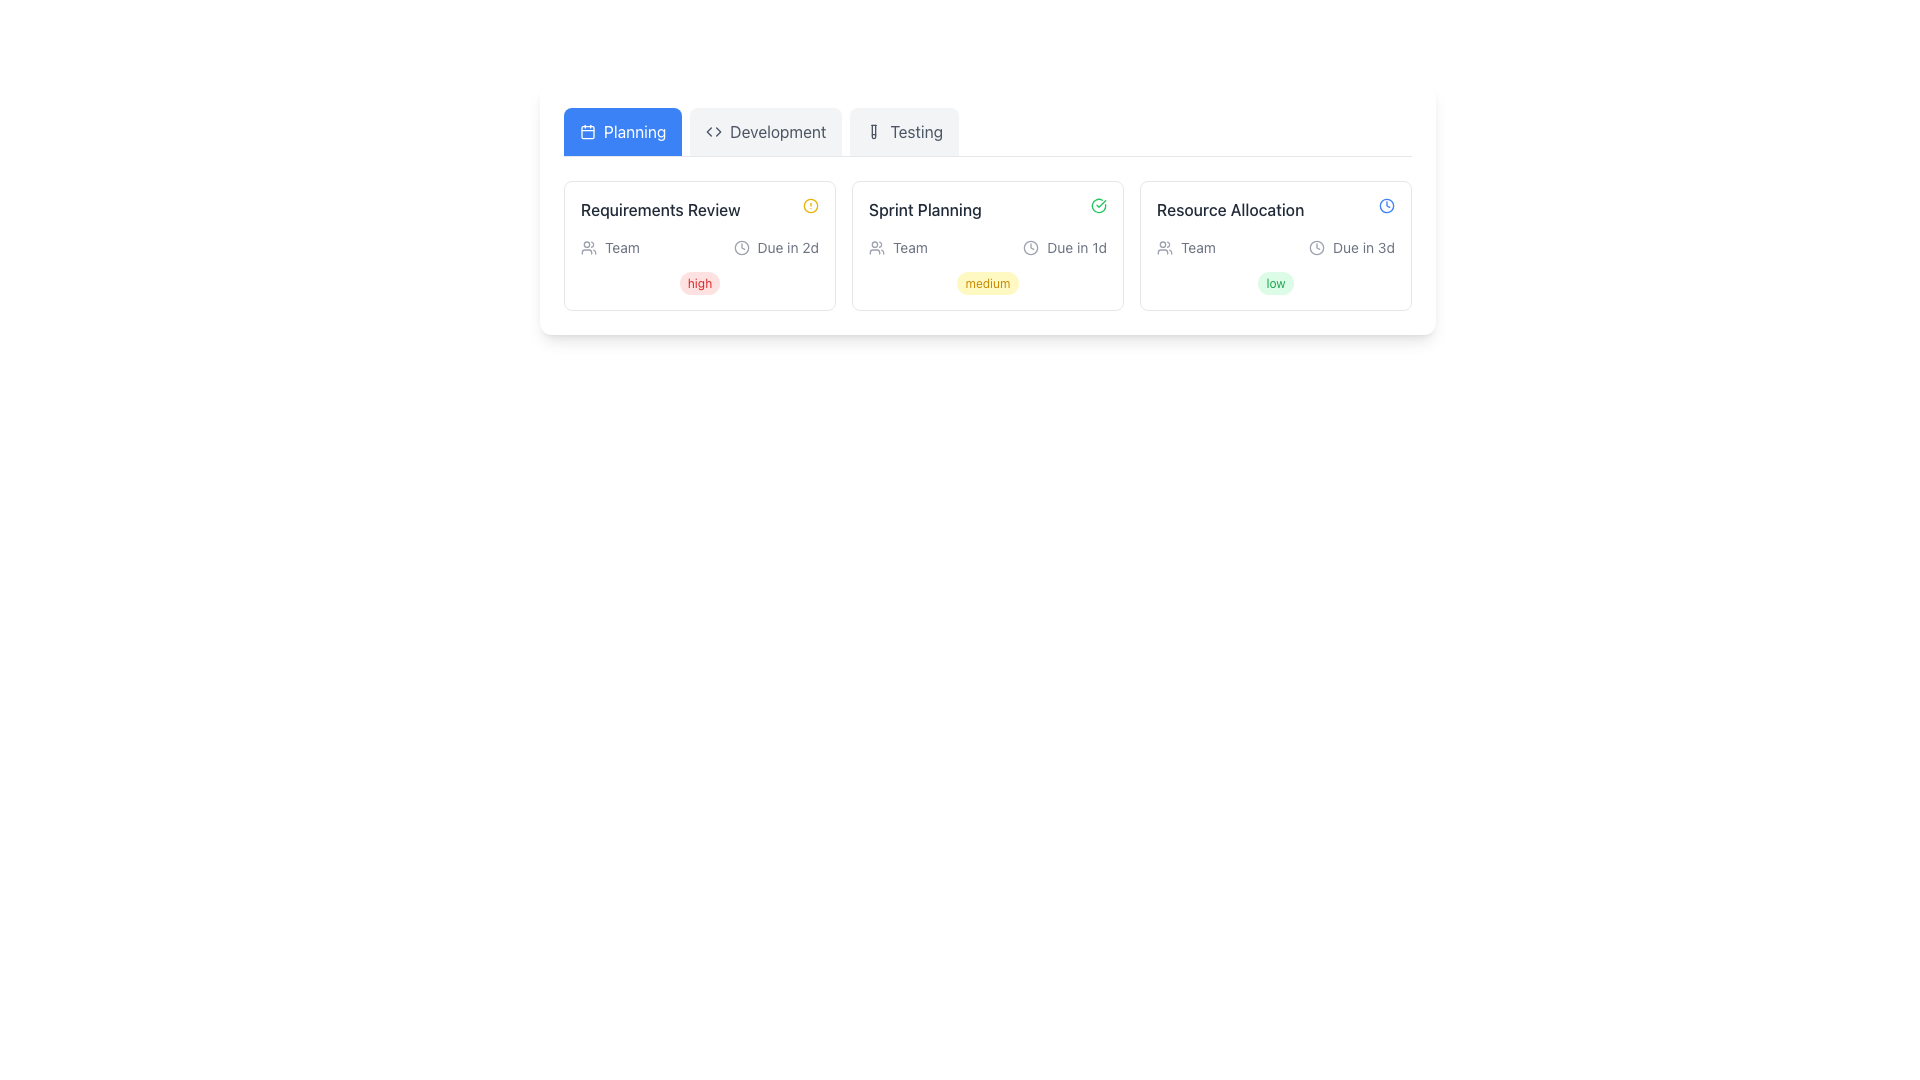 Image resolution: width=1920 pixels, height=1080 pixels. What do you see at coordinates (874, 131) in the screenshot?
I see `the decorative SVG icon located on the left side of the text 'Testing' in the third tab of the top navigation bar on the task management page` at bounding box center [874, 131].